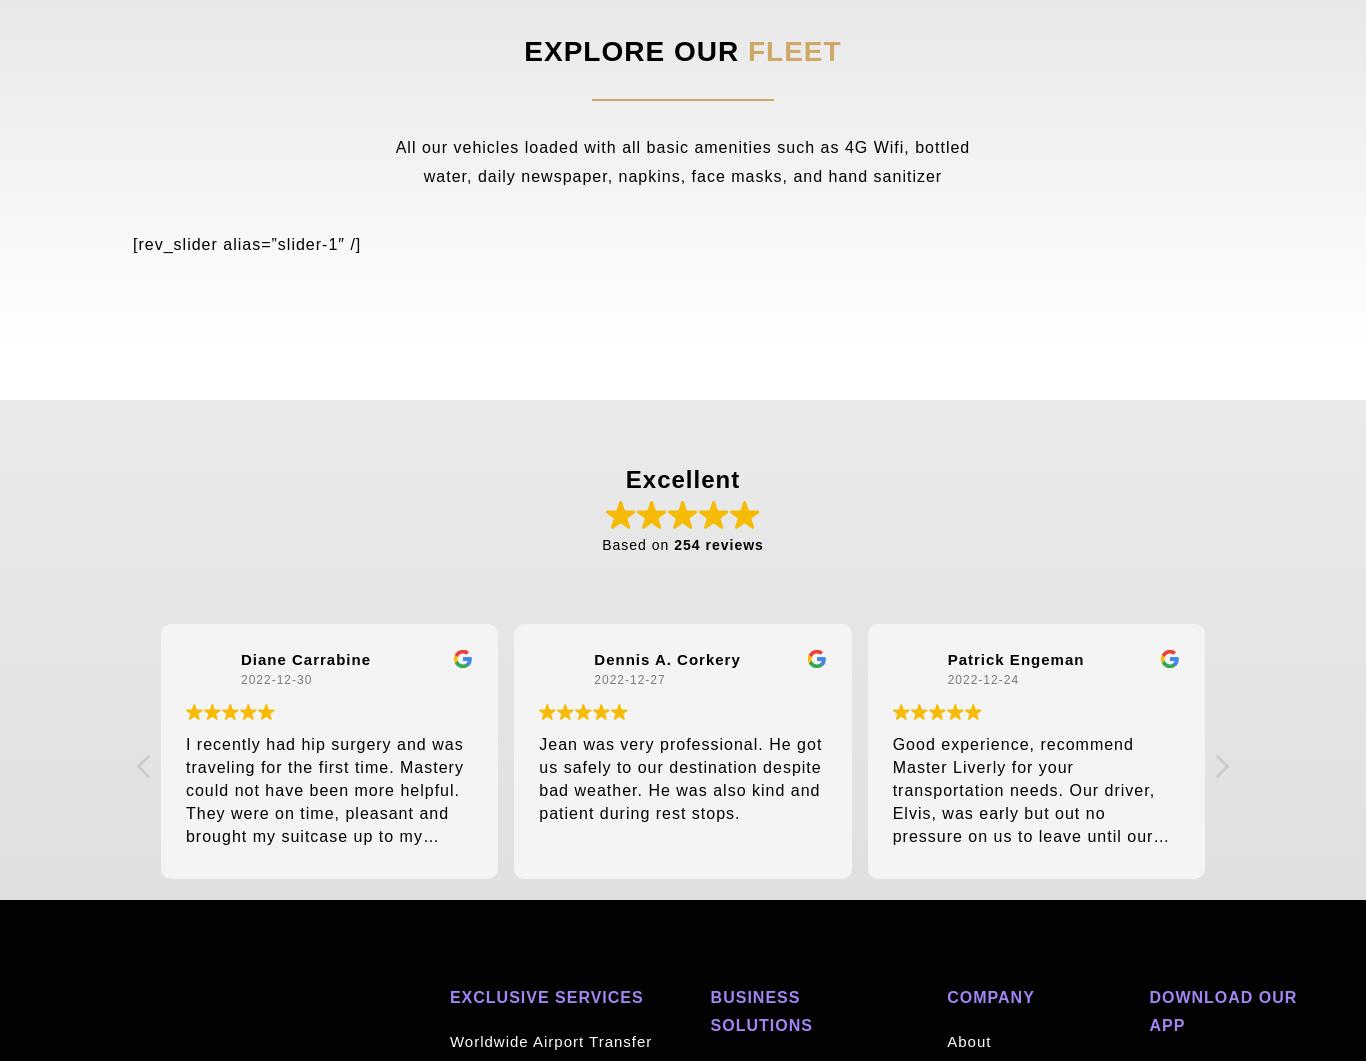 The height and width of the screenshot is (1061, 1366). What do you see at coordinates (1023, 824) in the screenshot?
I see `'Good experience, recommend Master Liverly for your transportation needs. Our driver, Elvis, was early but out no pressure on us to leave until our scheduled time. Elvis was professional, and got us to our destination without issues.'` at bounding box center [1023, 824].